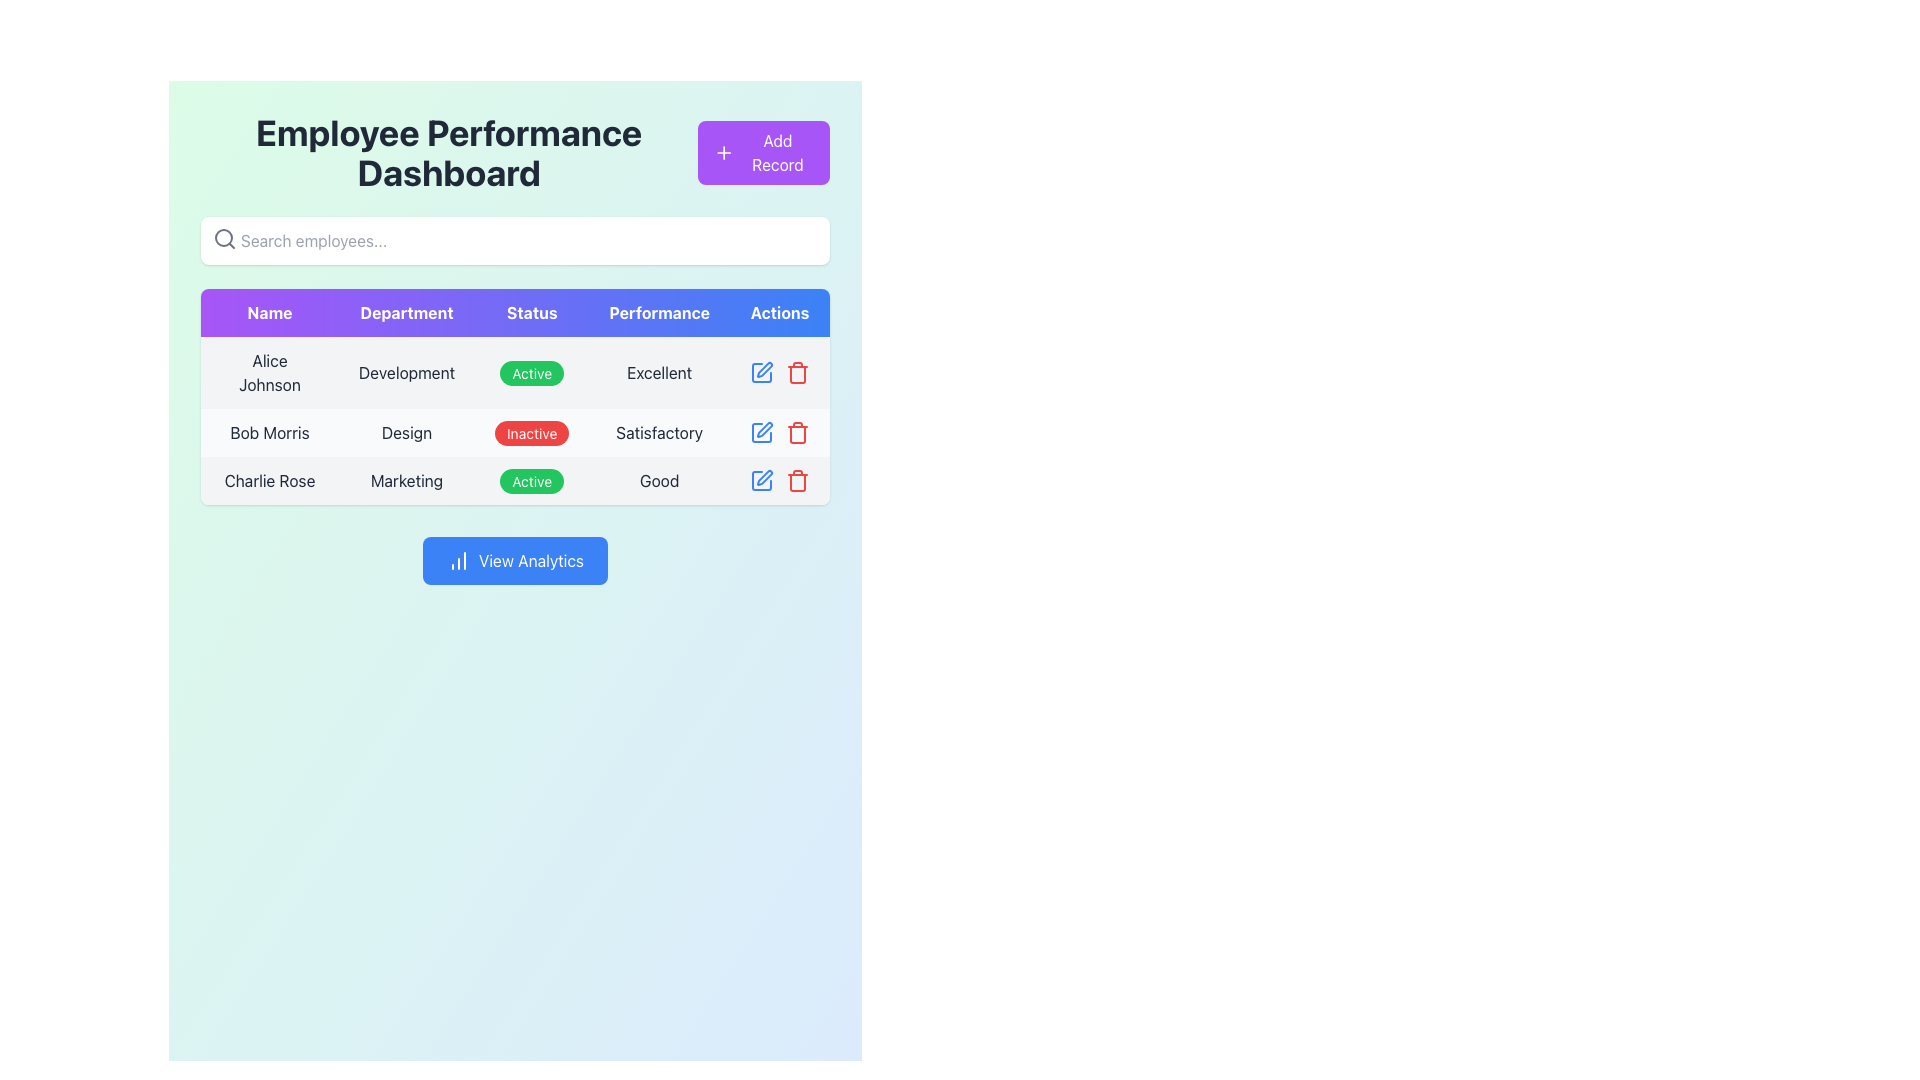  Describe the element at coordinates (515, 481) in the screenshot. I see `the status label displaying 'Active' for 'Charlie Rose' located in the third cell of the third row in the table` at that location.